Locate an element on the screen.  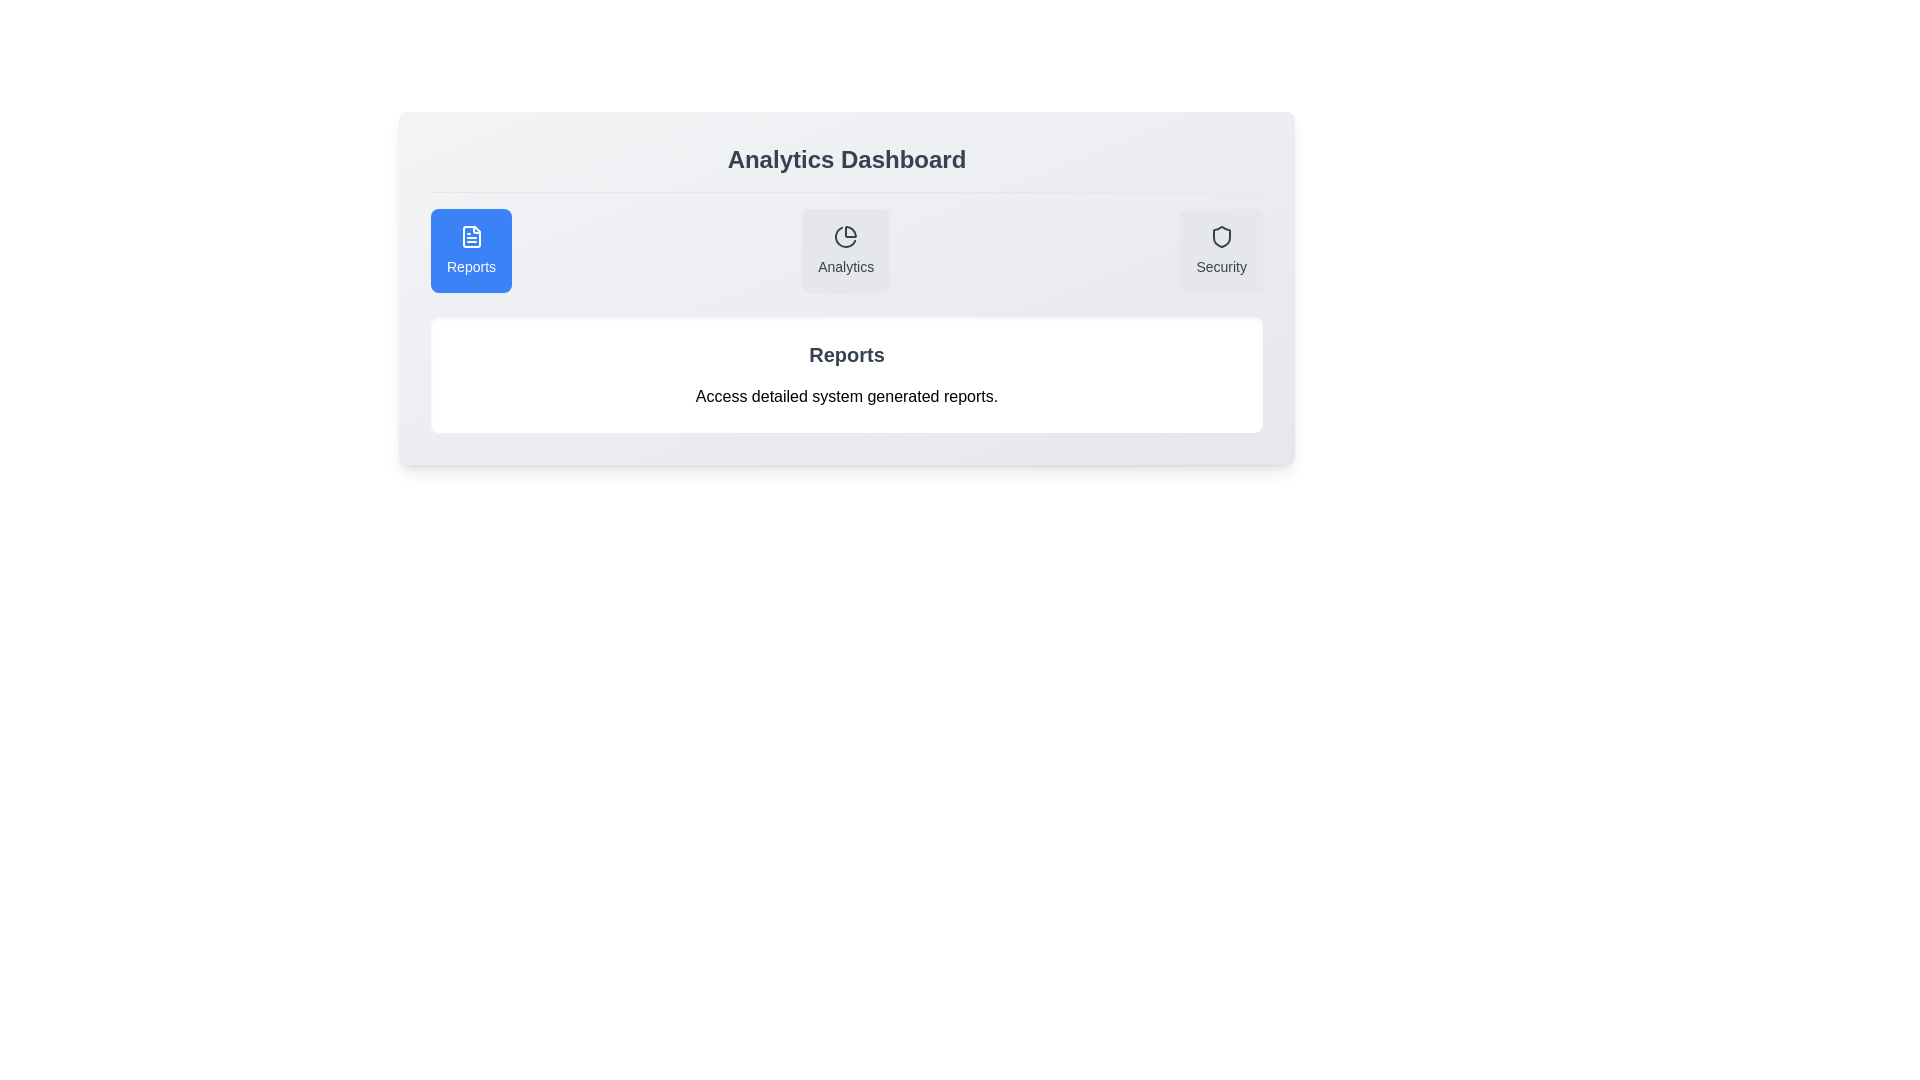
the Reports tab to view its content is located at coordinates (469, 249).